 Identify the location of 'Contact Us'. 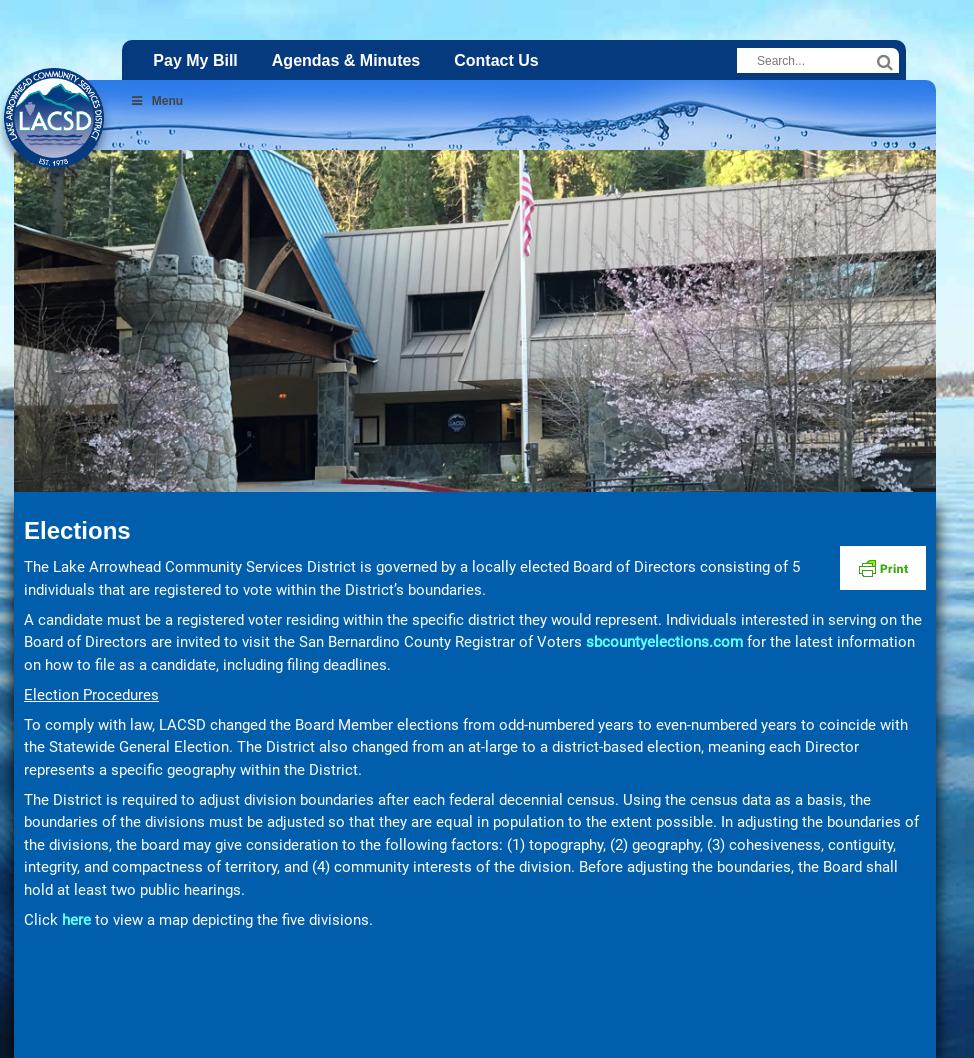
(495, 60).